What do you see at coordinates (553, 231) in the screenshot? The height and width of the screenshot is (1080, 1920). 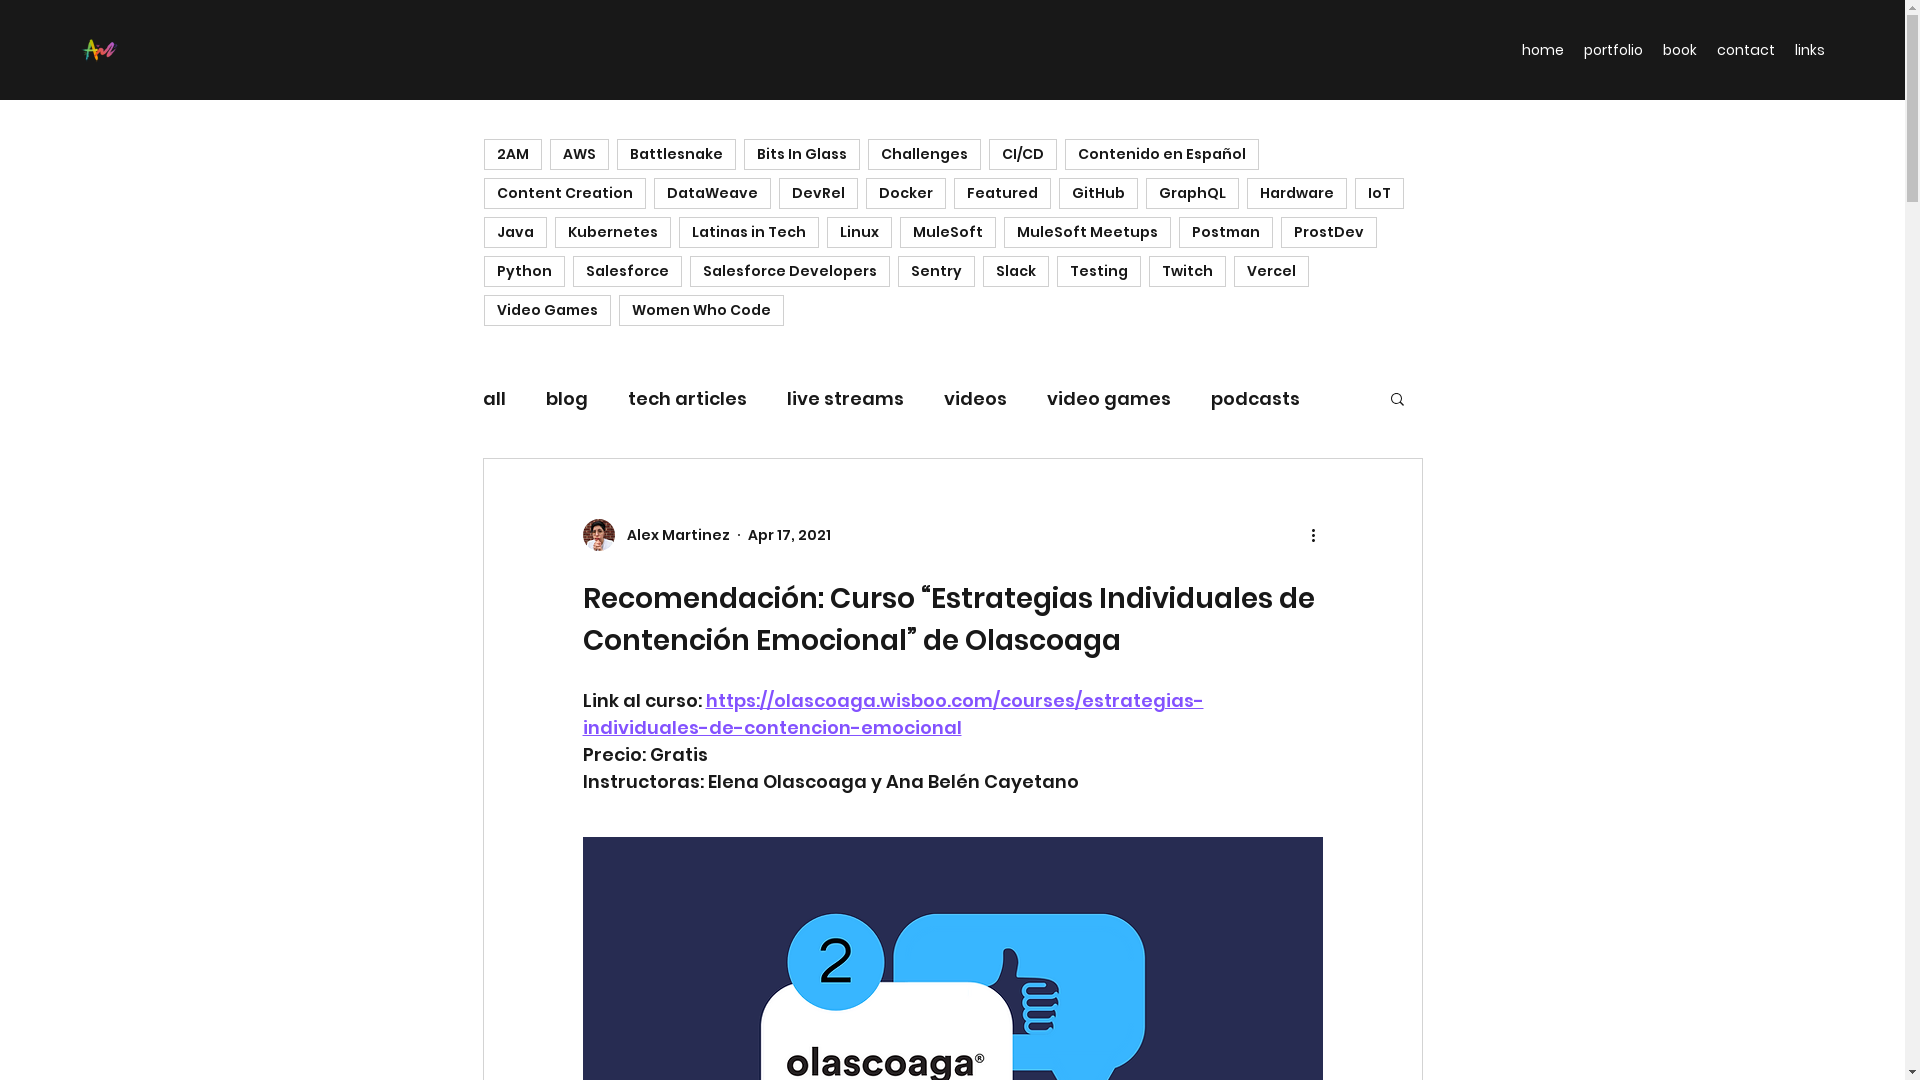 I see `'Kubernetes'` at bounding box center [553, 231].